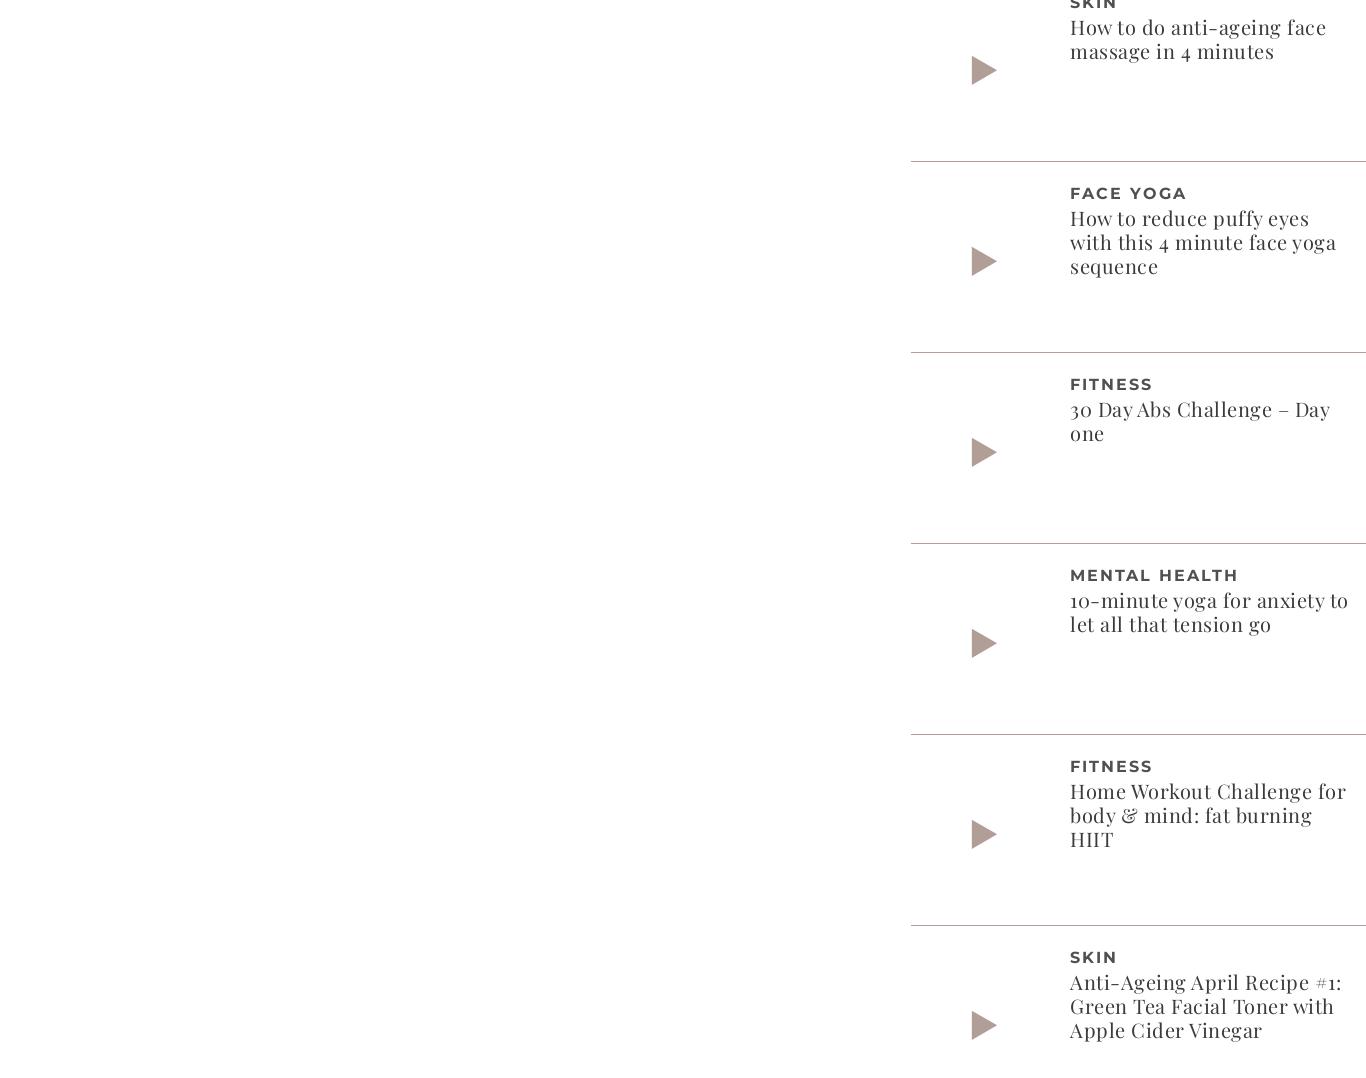 This screenshot has height=1078, width=1366. What do you see at coordinates (1199, 418) in the screenshot?
I see `'30 Day Abs Challenge – Day one'` at bounding box center [1199, 418].